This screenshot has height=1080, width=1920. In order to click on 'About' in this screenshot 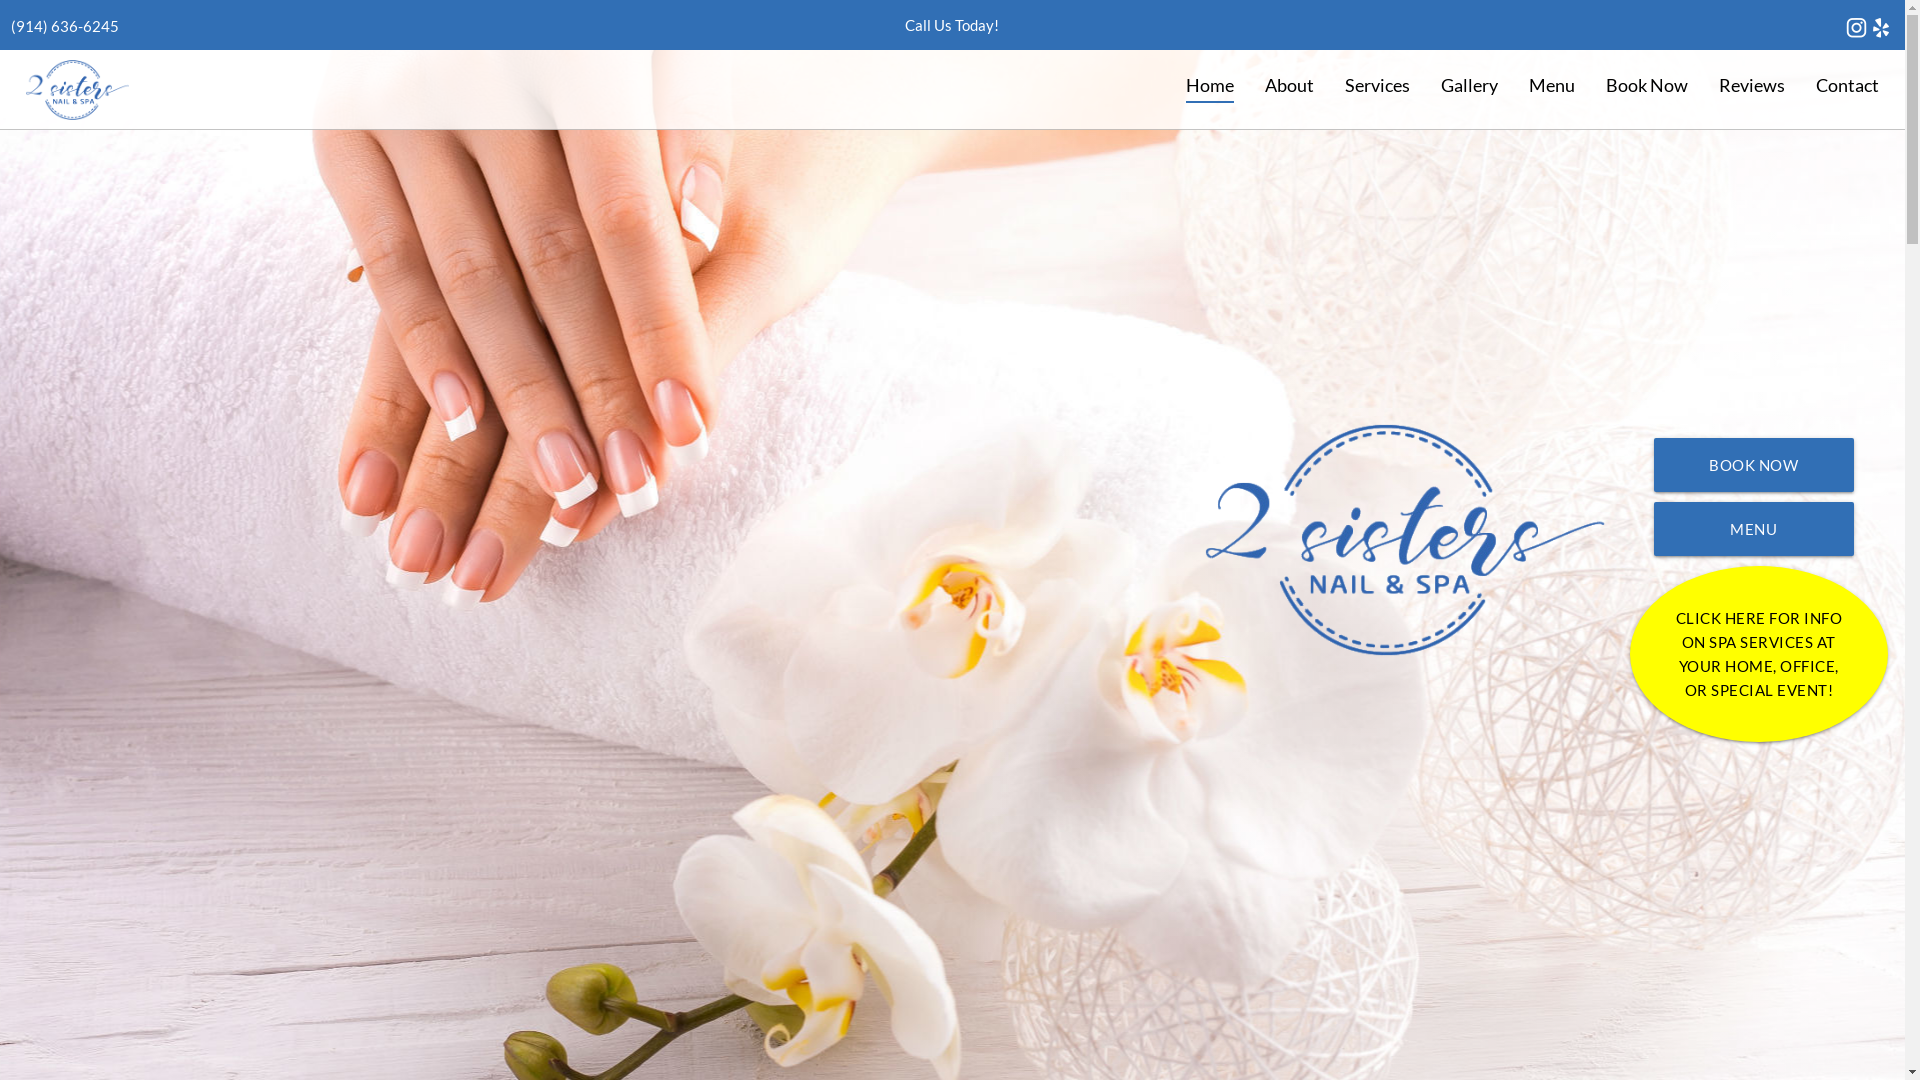, I will do `click(1289, 84)`.